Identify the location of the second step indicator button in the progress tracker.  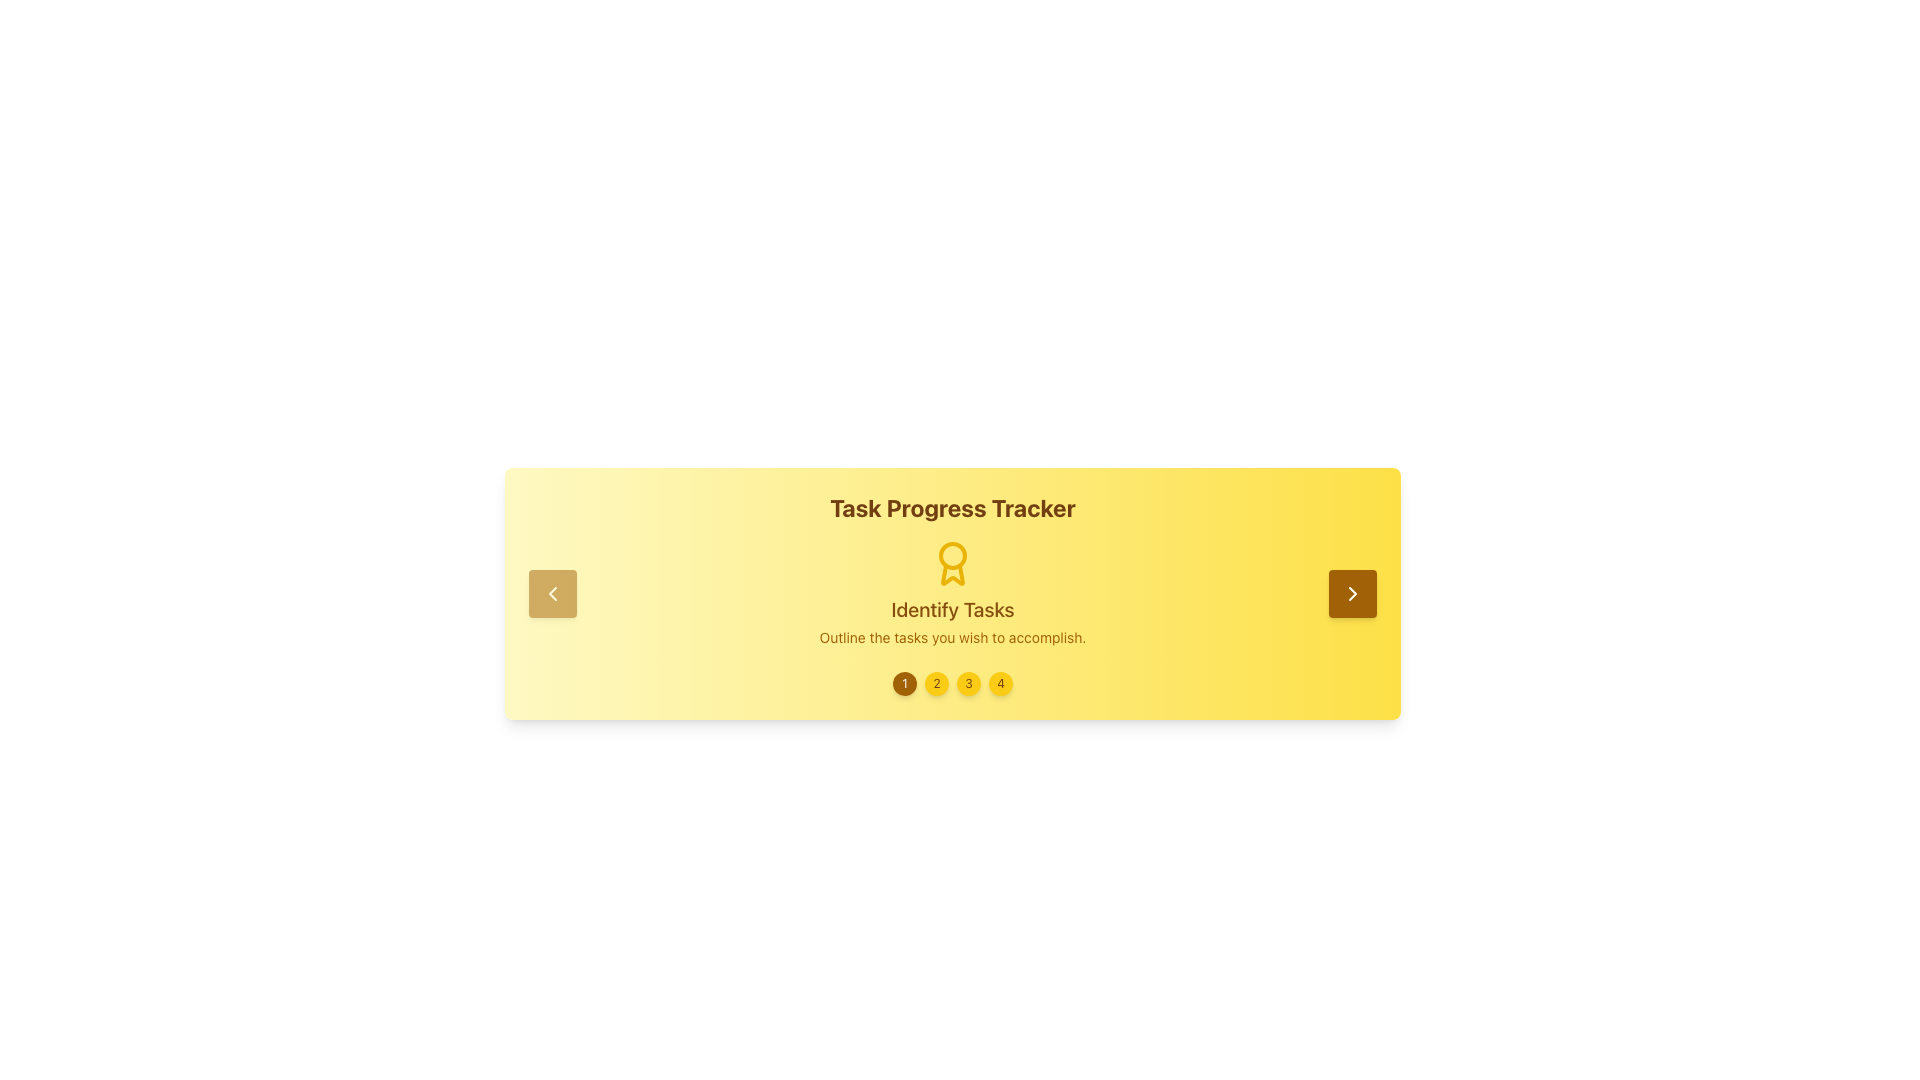
(935, 682).